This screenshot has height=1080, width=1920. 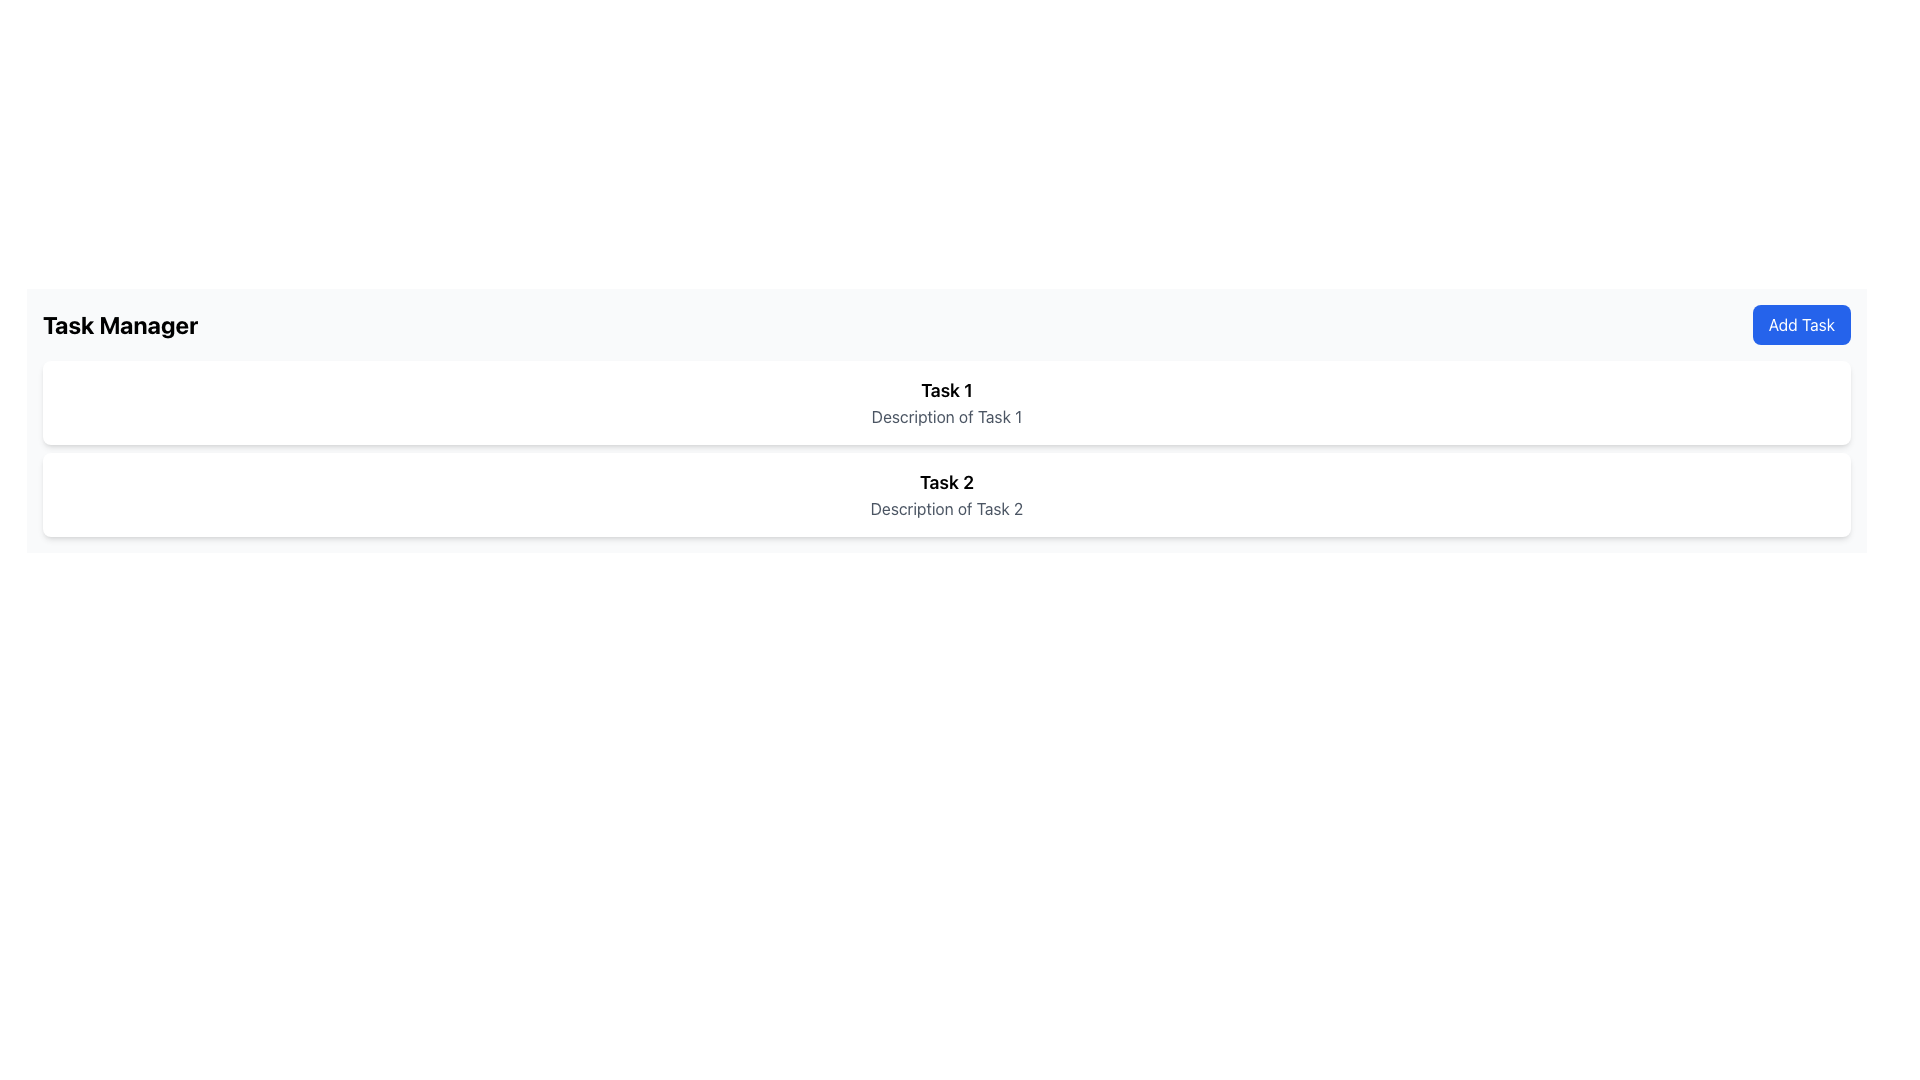 I want to click on text label displaying 'Description of Task 1' located directly below the 'Task 1' header in the first task card of the task list, so click(x=945, y=415).